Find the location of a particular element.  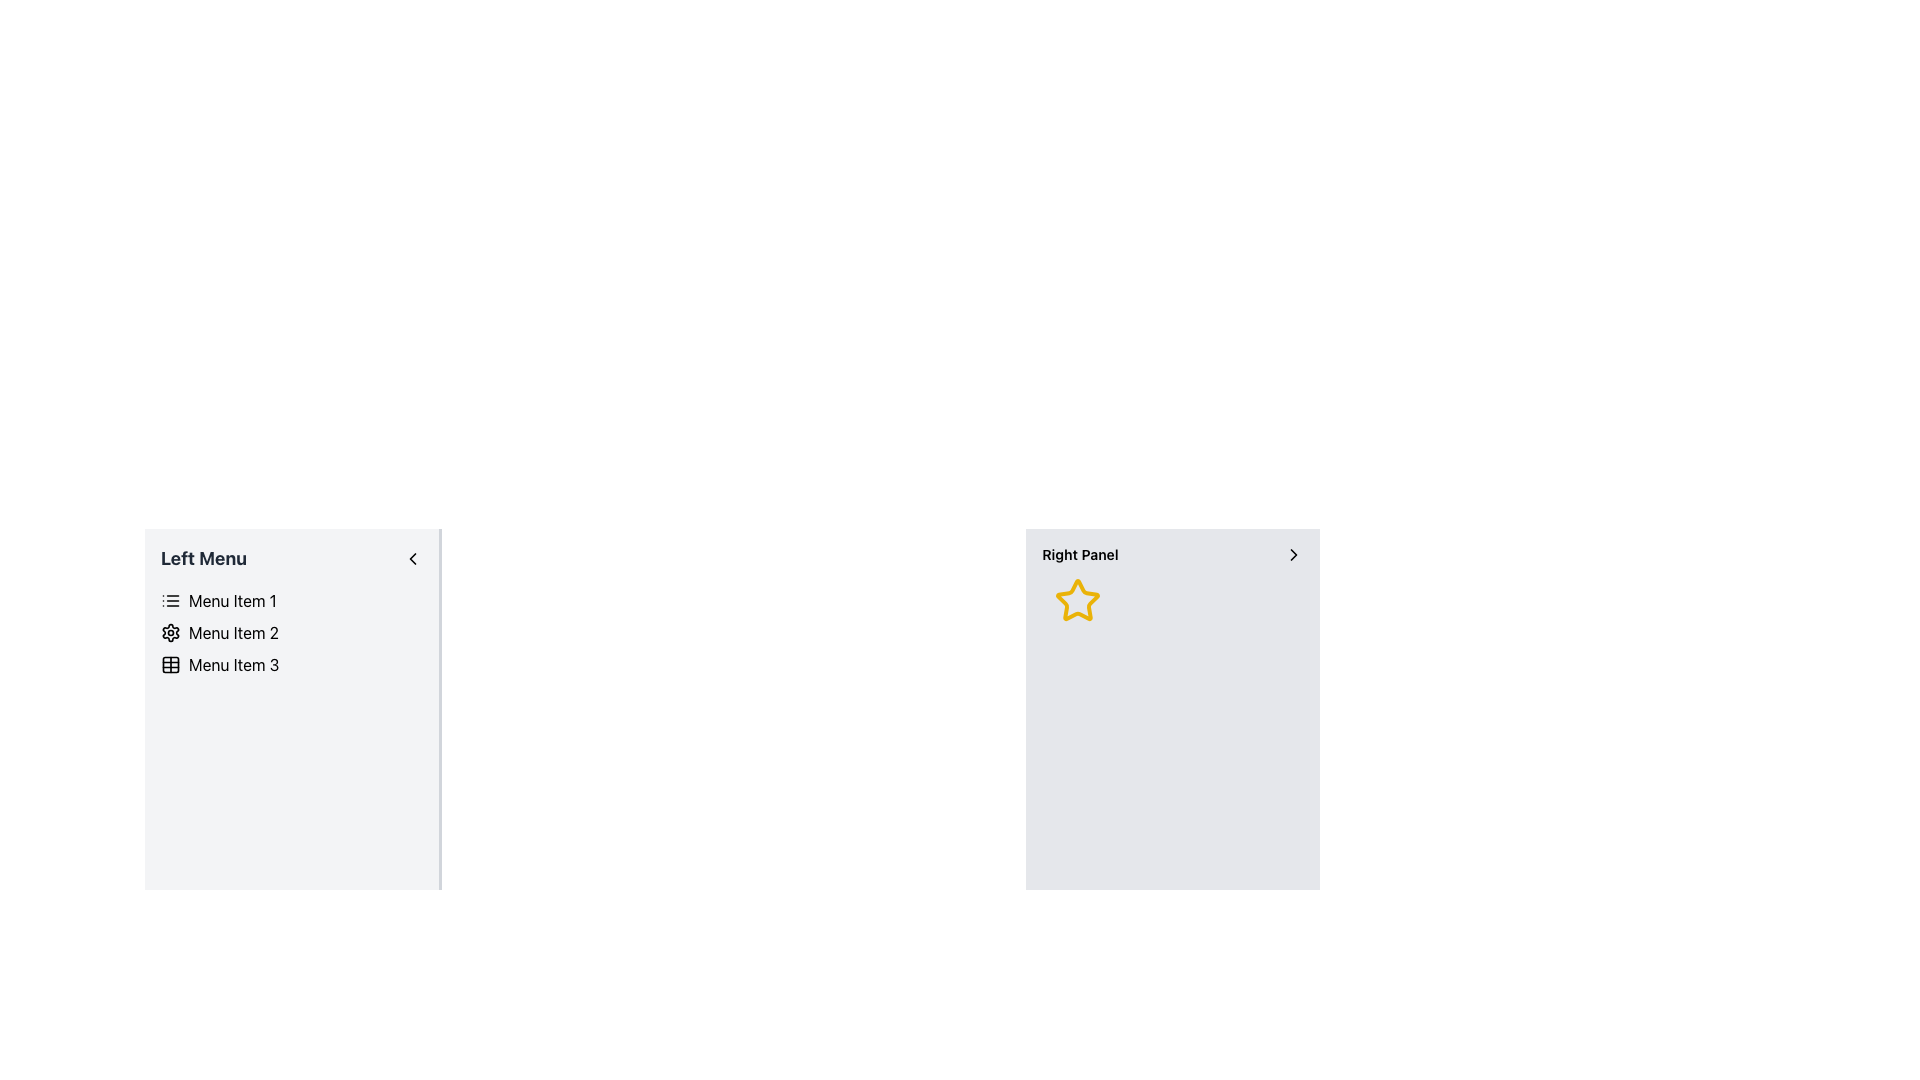

the star icon with a hollow center and a yellow border located at the center of the right panel beneath the 'Right Panel' text header is located at coordinates (1077, 600).